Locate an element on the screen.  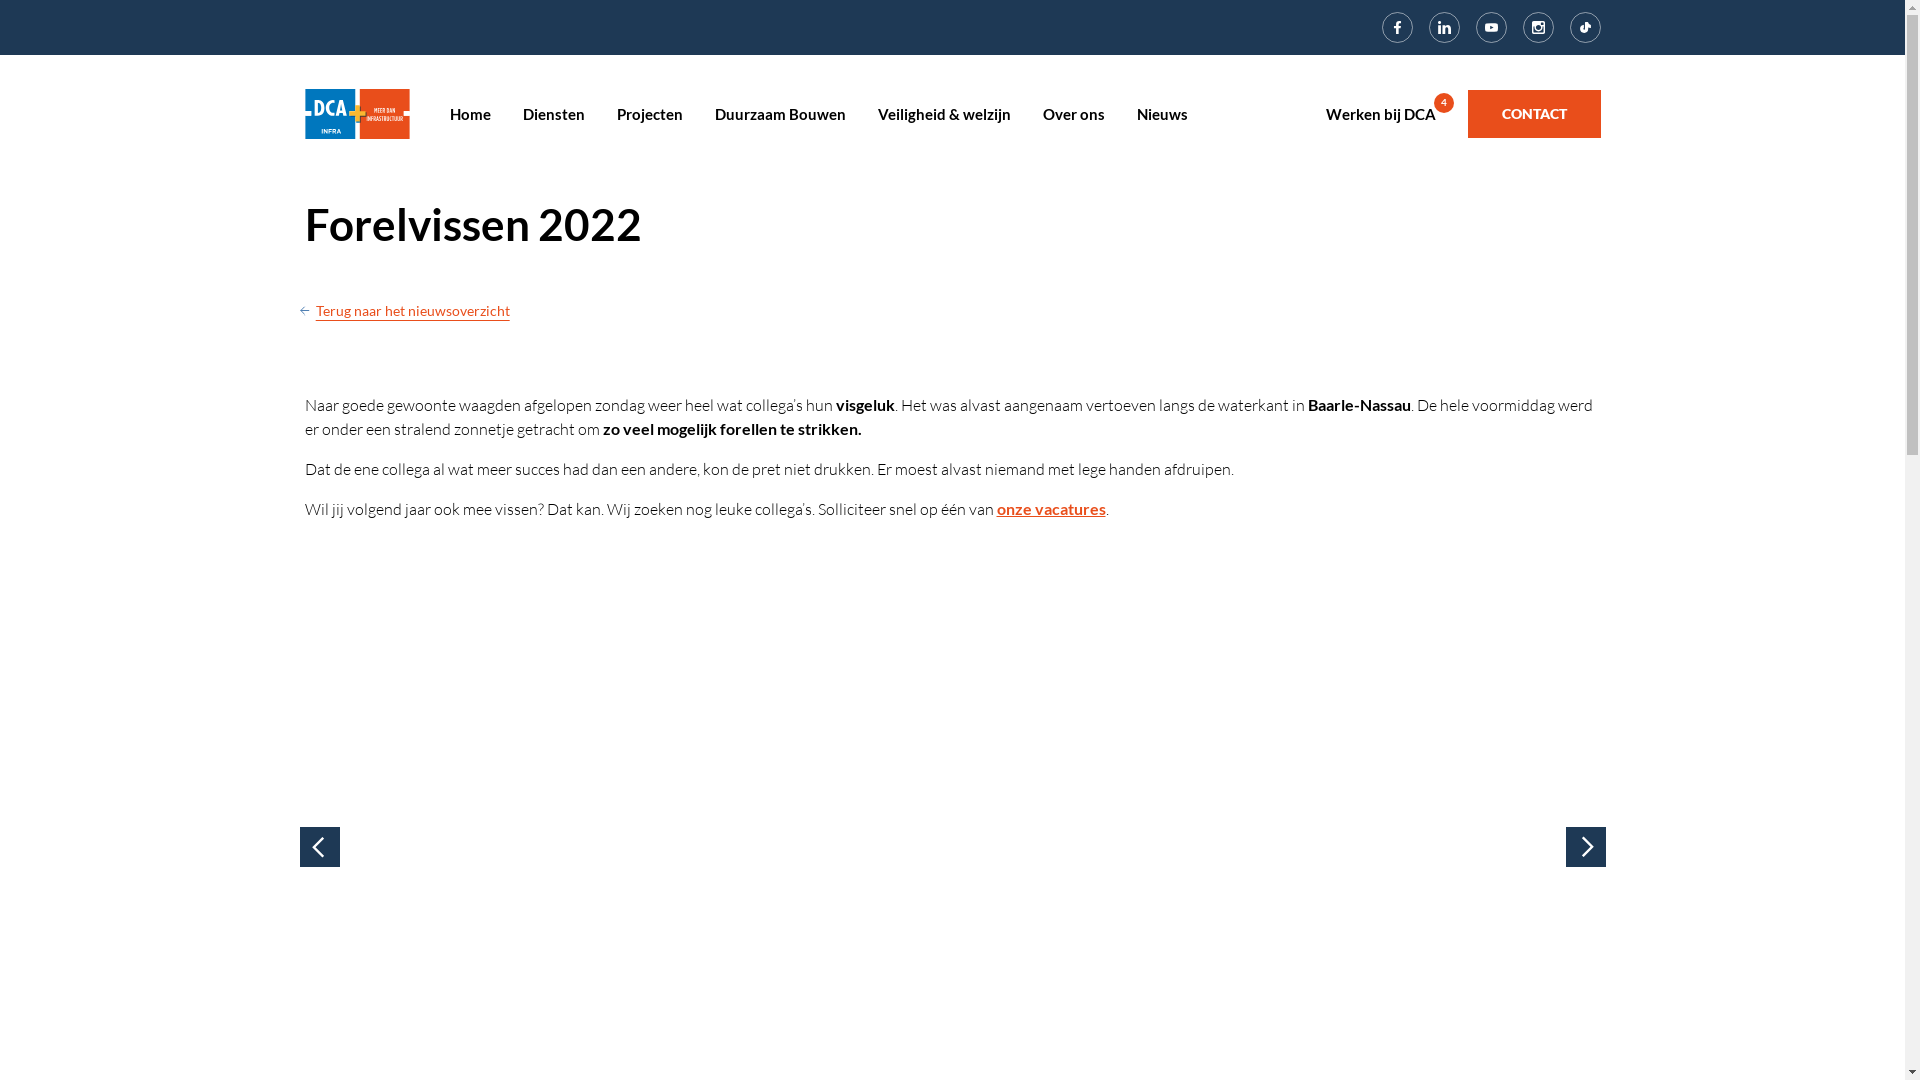
'CONTACT' is located at coordinates (1533, 114).